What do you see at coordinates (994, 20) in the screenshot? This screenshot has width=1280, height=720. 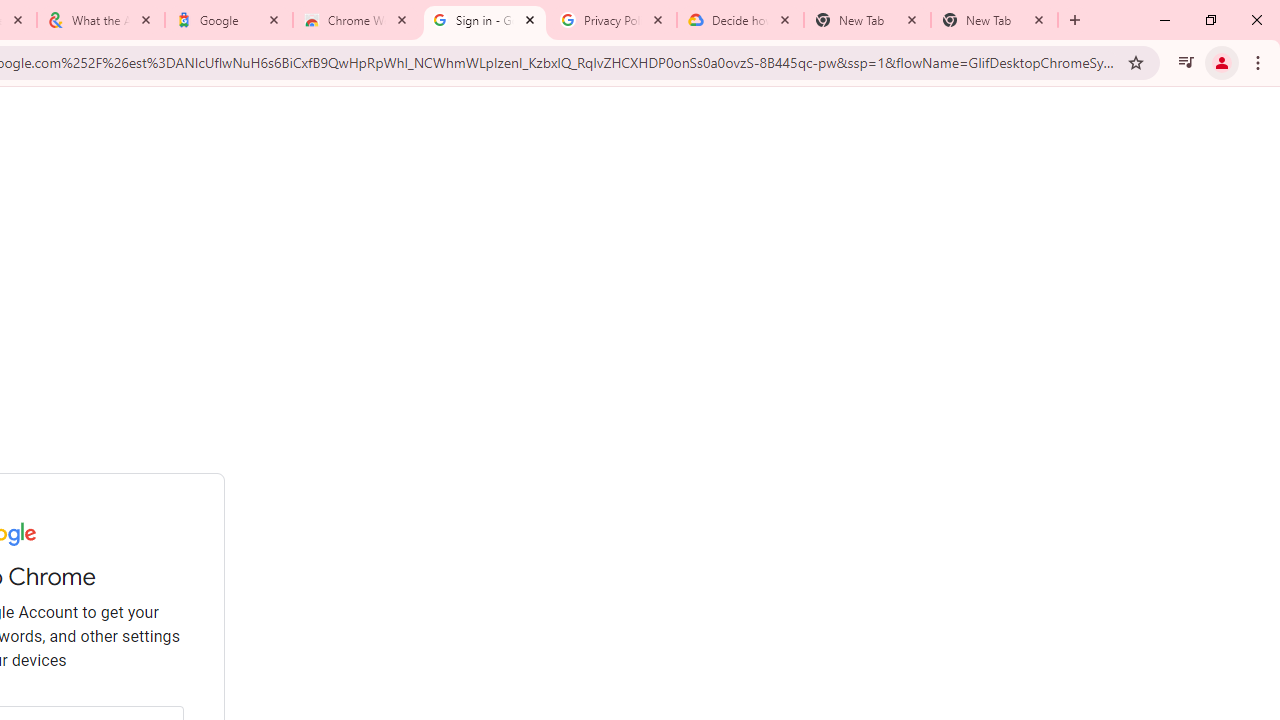 I see `'New Tab'` at bounding box center [994, 20].